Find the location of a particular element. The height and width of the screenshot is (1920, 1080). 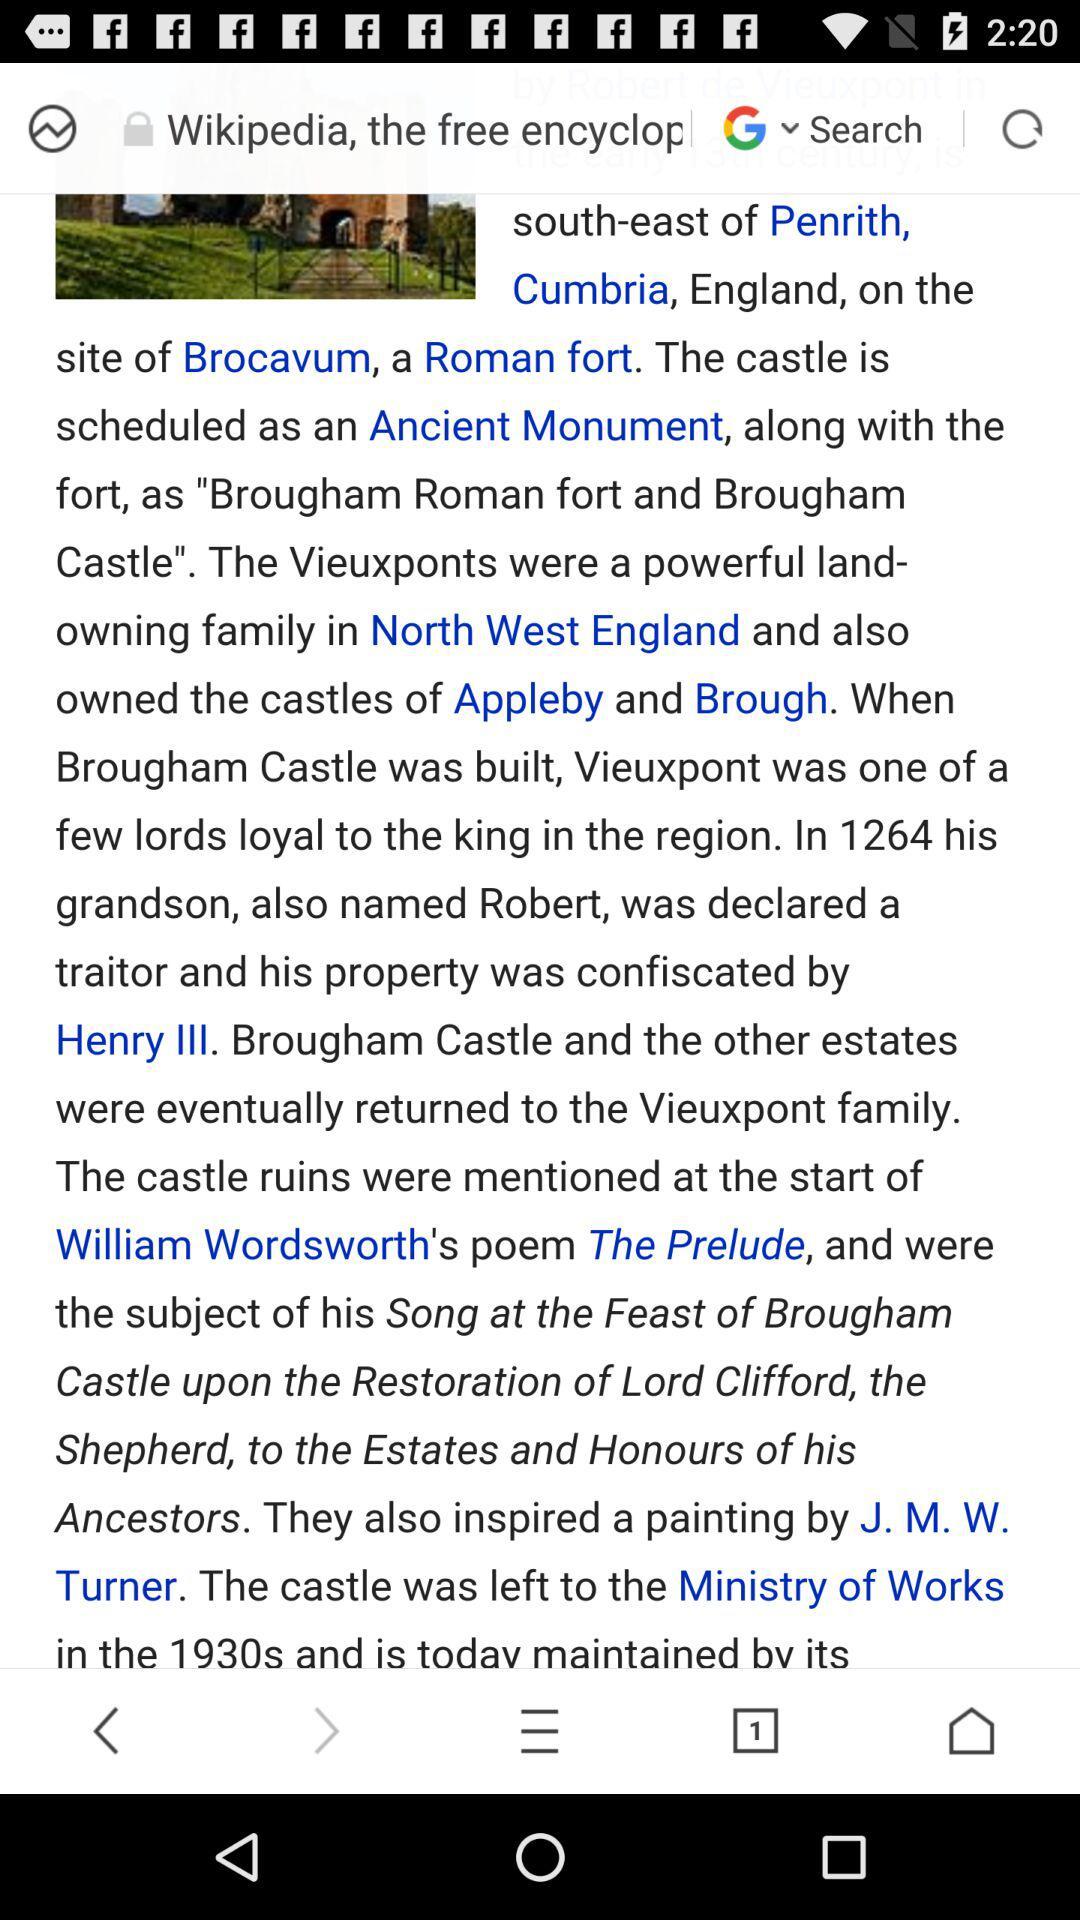

the arrow_backward icon is located at coordinates (108, 1851).